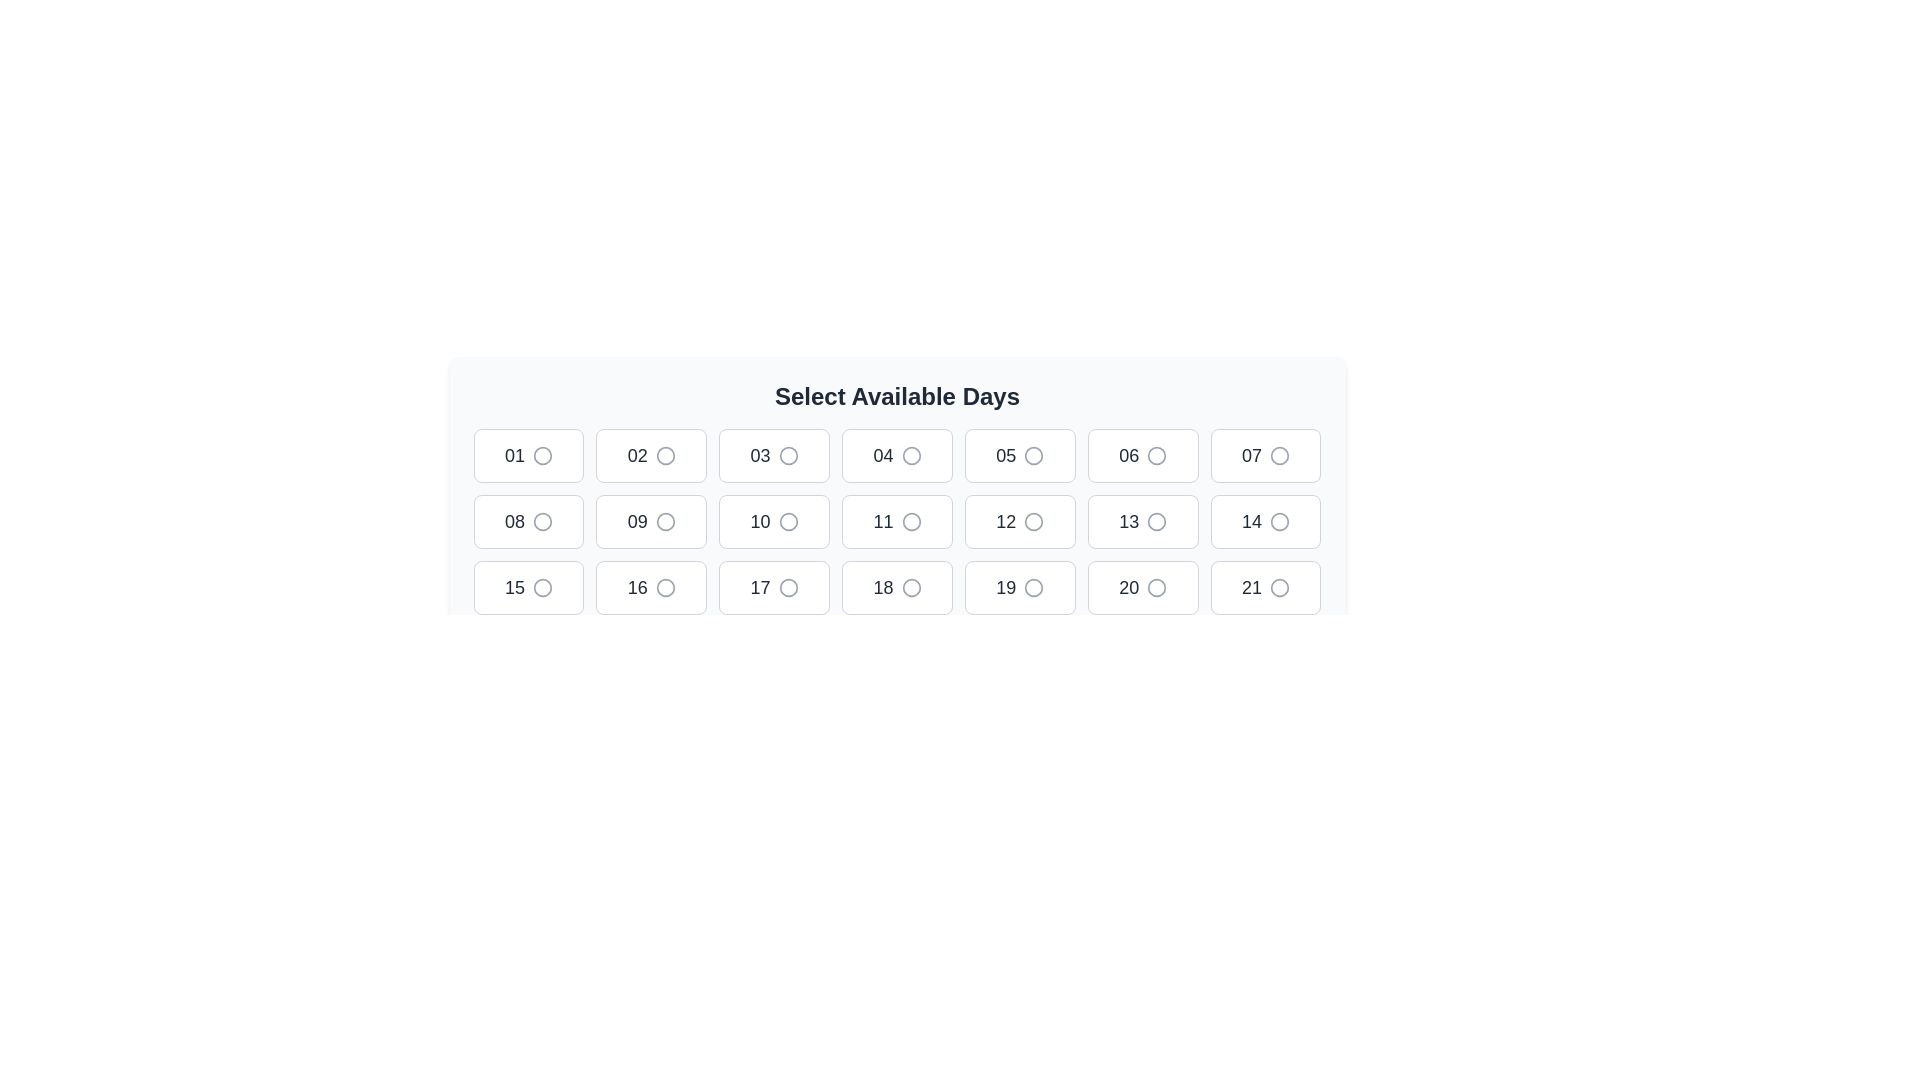  What do you see at coordinates (1265, 586) in the screenshot?
I see `the rectangular button with rounded corners displaying the number '21' and an unfilled circle beside it, located in the third row and seventh column of the grid` at bounding box center [1265, 586].